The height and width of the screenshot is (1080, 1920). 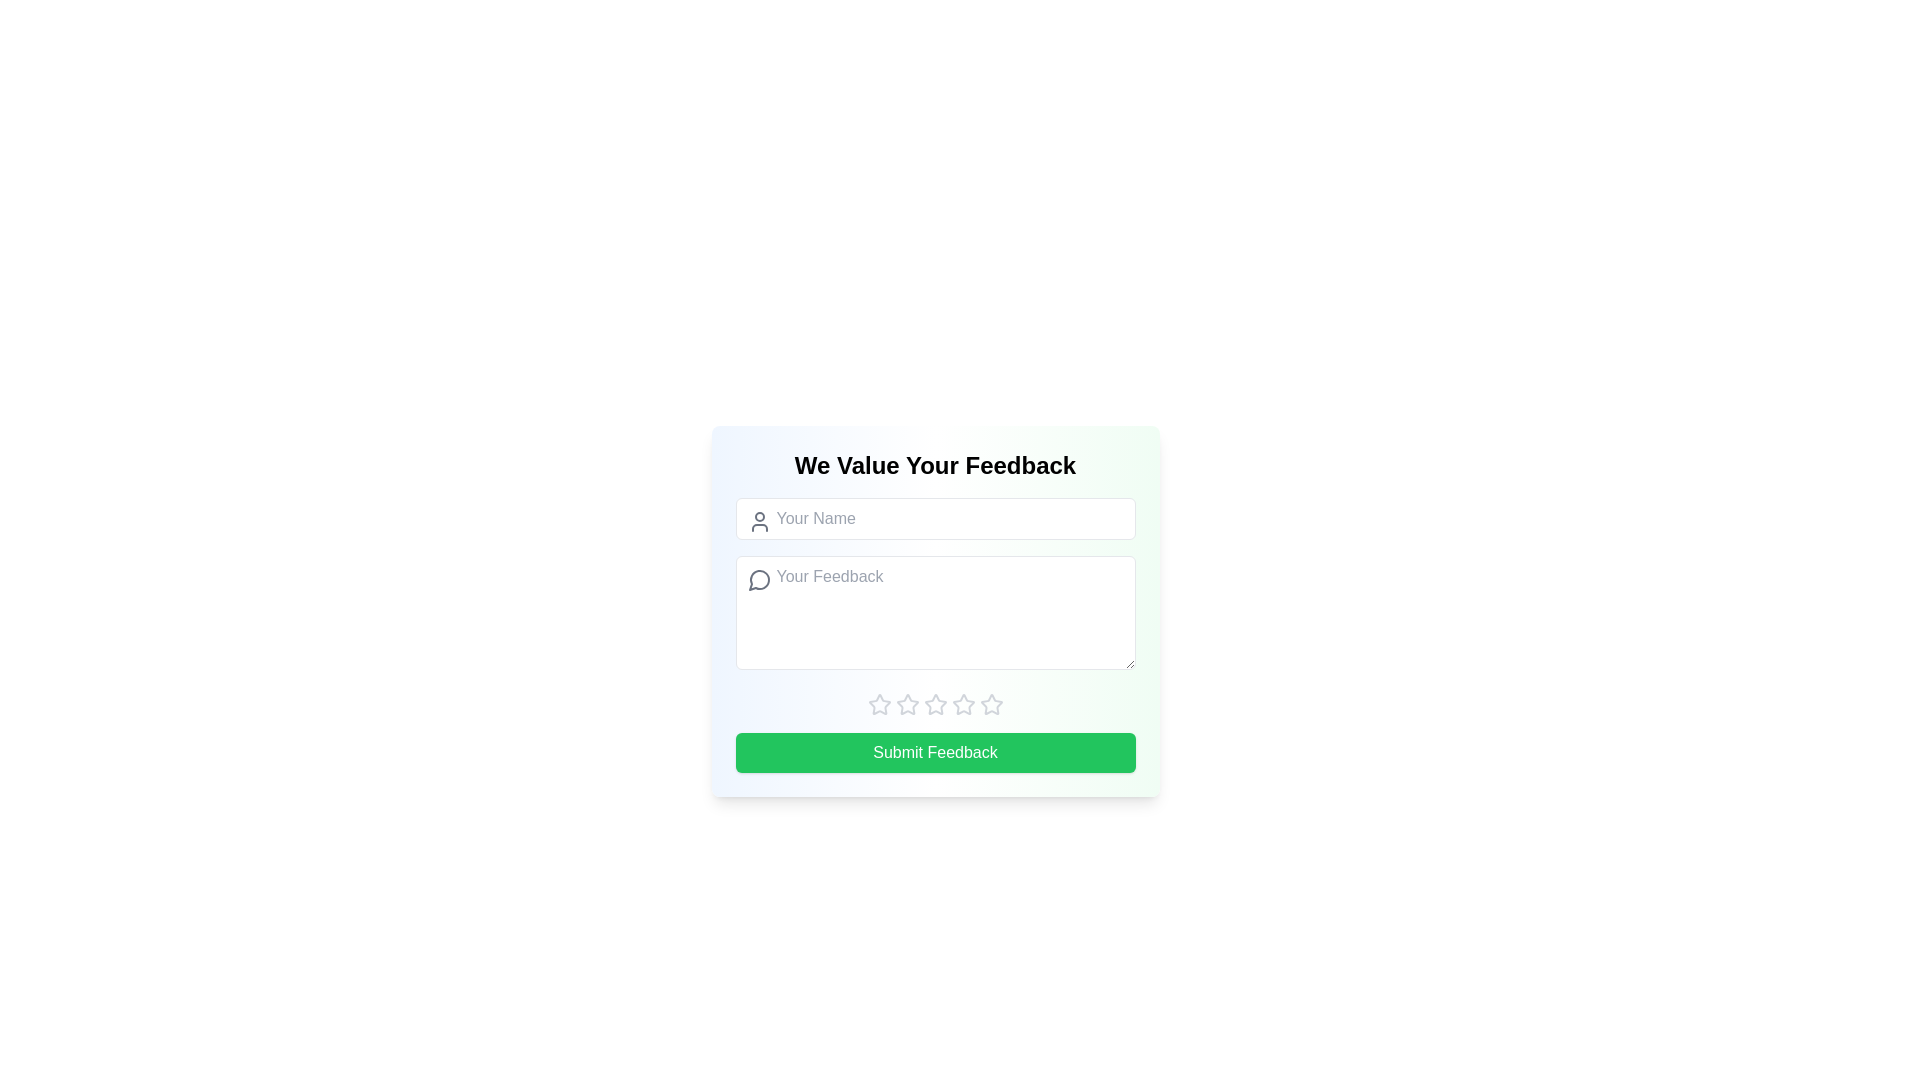 I want to click on the communication feedback icon located at the top-left inside the 'Your Feedback' input box, so click(x=758, y=579).